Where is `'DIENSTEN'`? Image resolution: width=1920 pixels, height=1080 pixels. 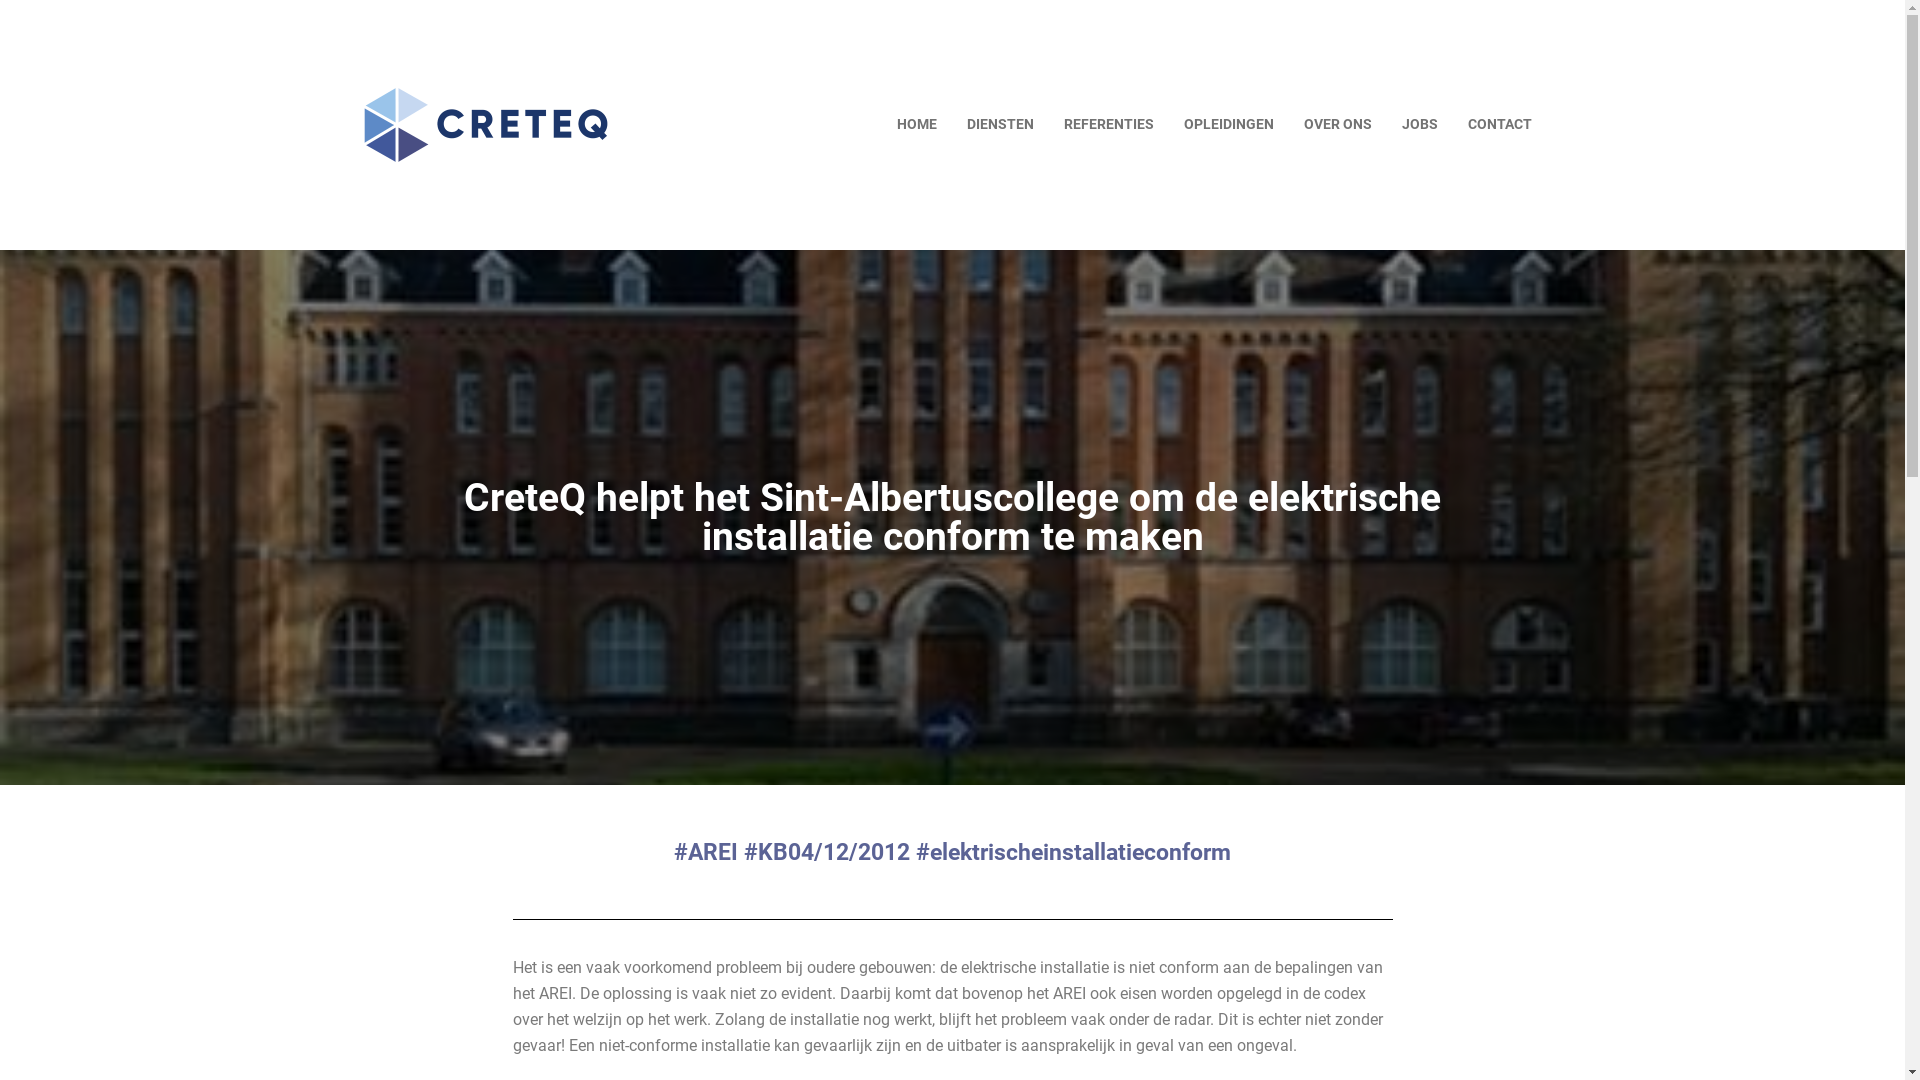
'DIENSTEN' is located at coordinates (1000, 124).